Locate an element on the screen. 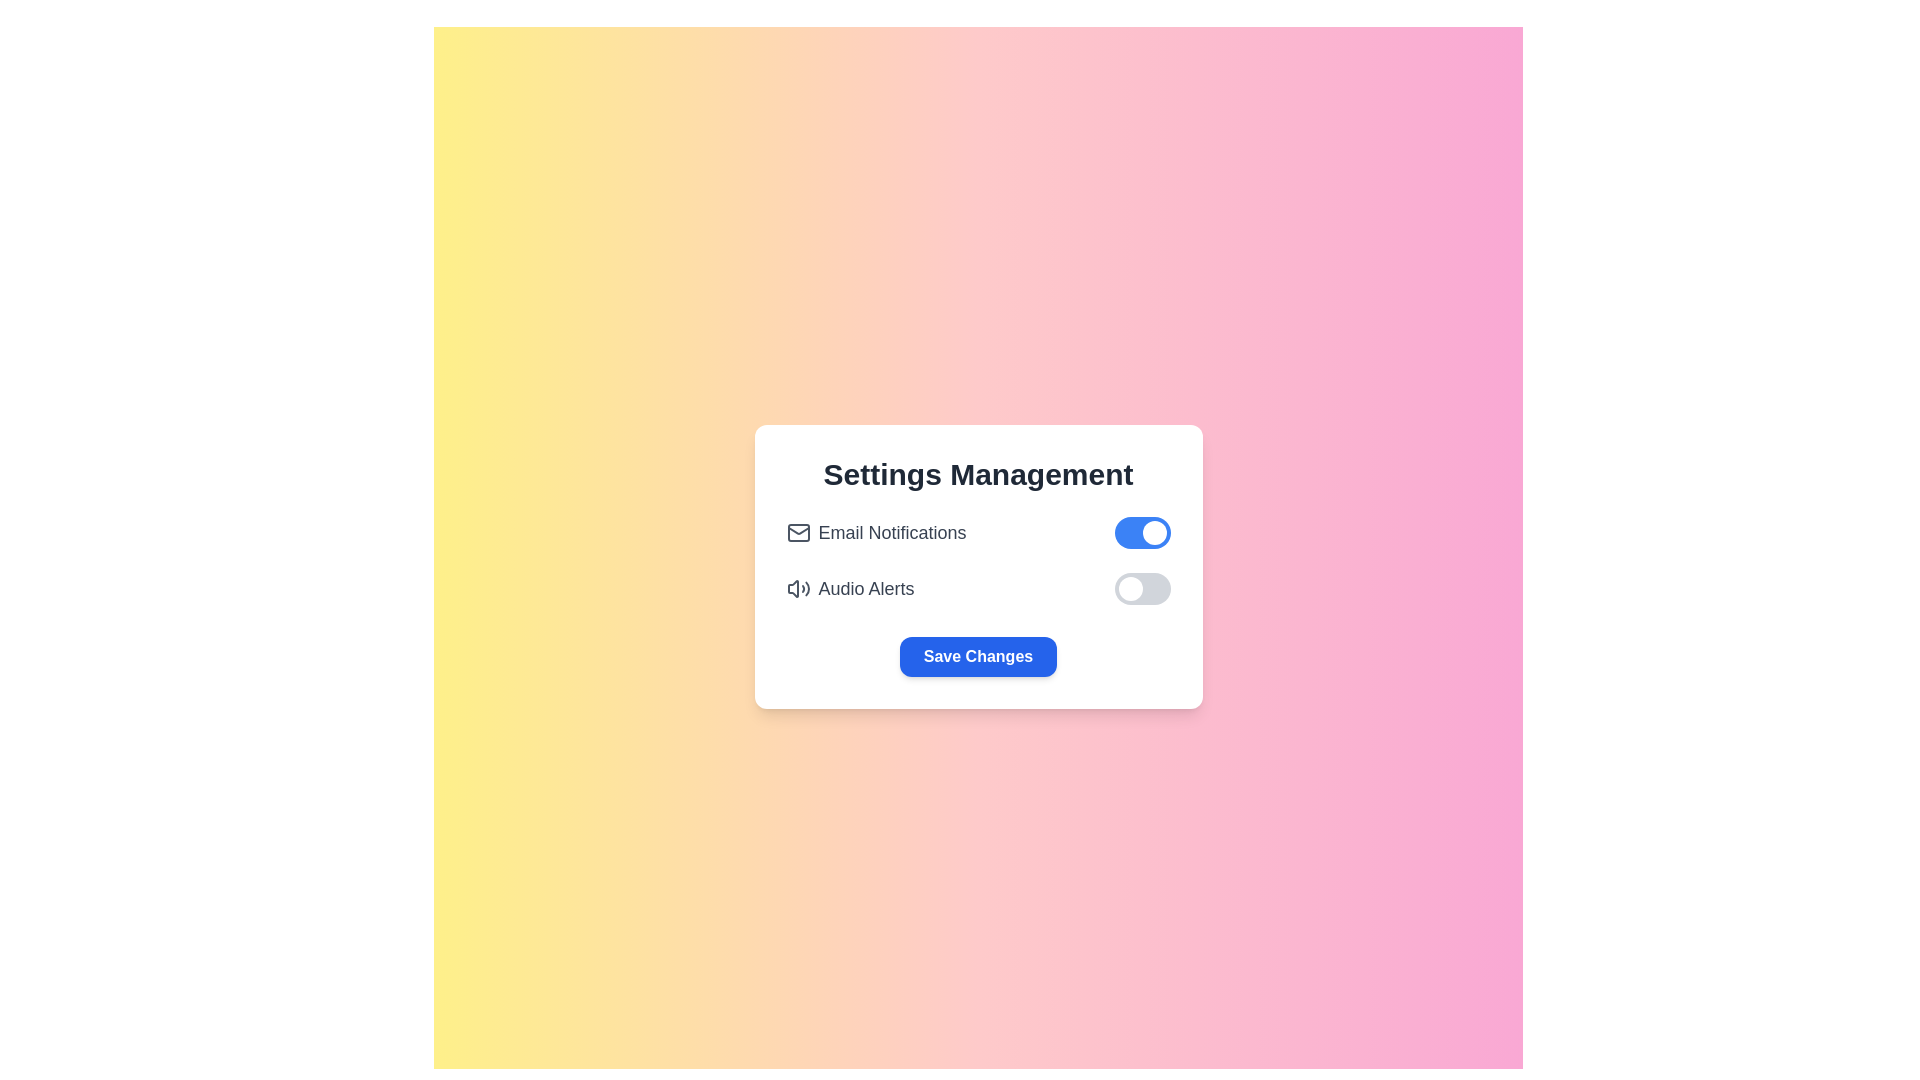 The height and width of the screenshot is (1080, 1920). the 'Save Changes' button, which is a rectangular button with a blue background and white text, located at the bottom of the settings panel under 'Audio Alerts.' is located at coordinates (978, 656).